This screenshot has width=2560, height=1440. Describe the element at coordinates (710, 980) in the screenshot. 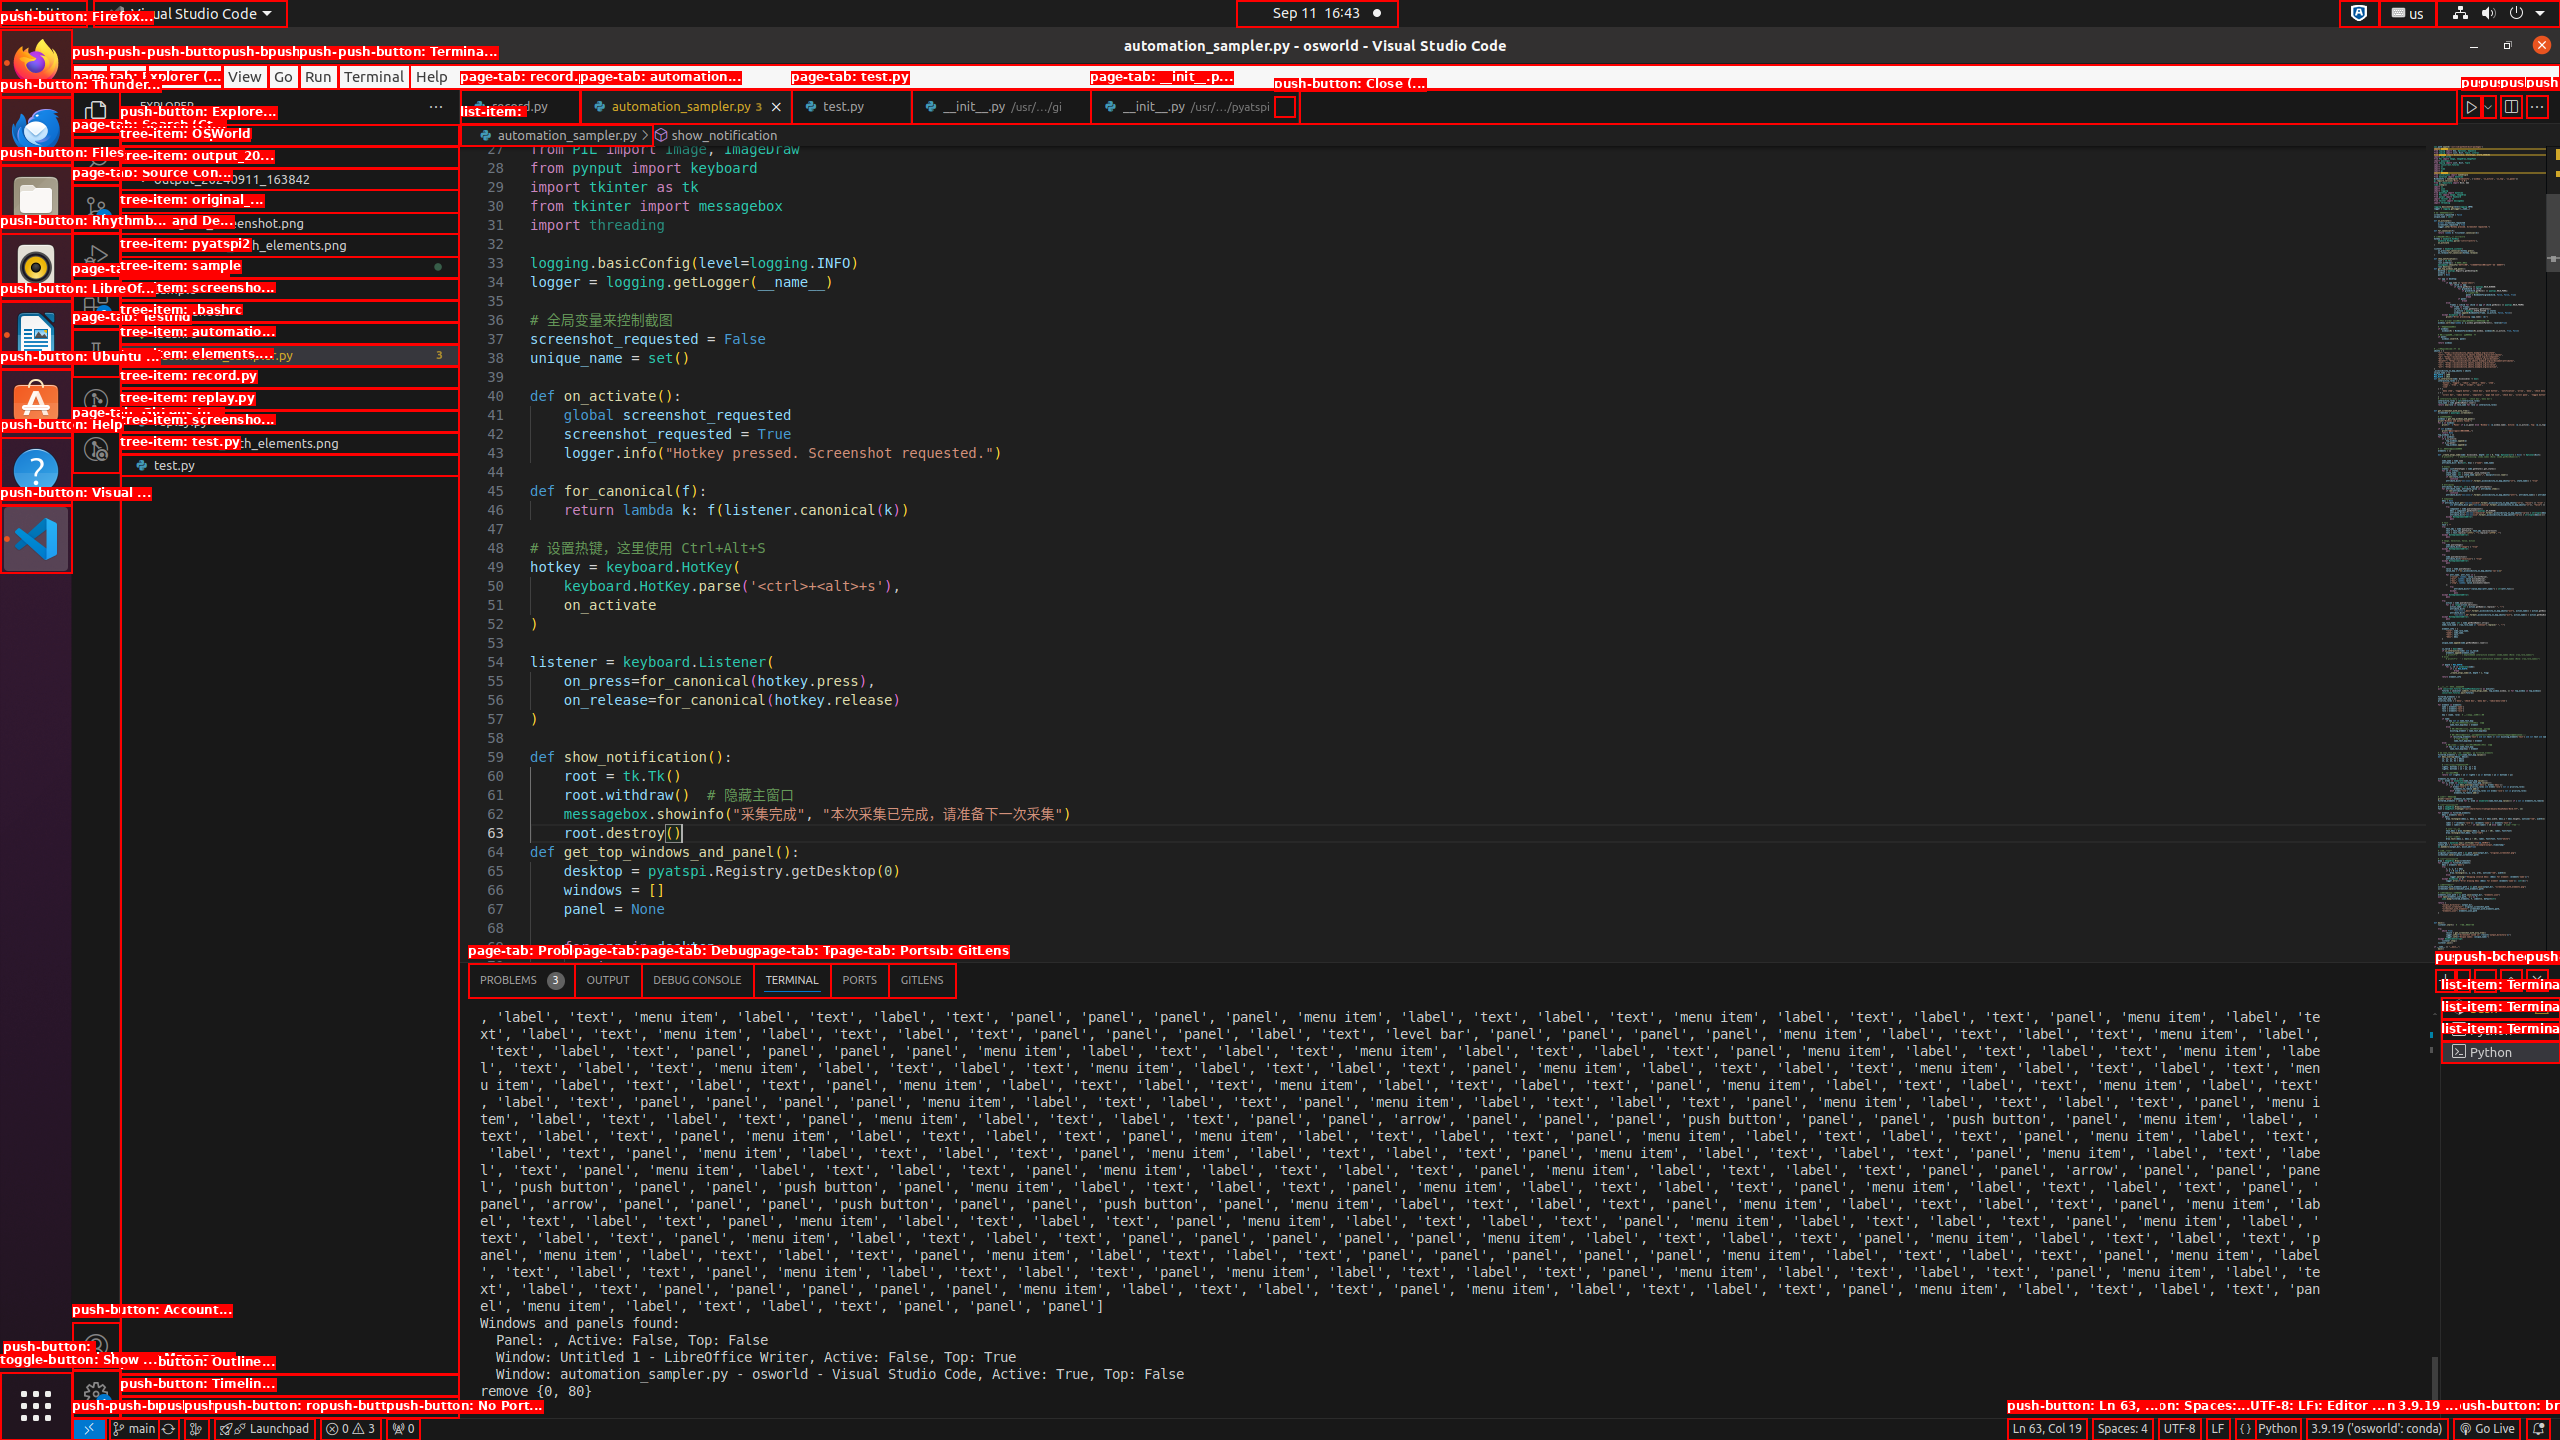

I see `'Active View Switcher'` at that location.